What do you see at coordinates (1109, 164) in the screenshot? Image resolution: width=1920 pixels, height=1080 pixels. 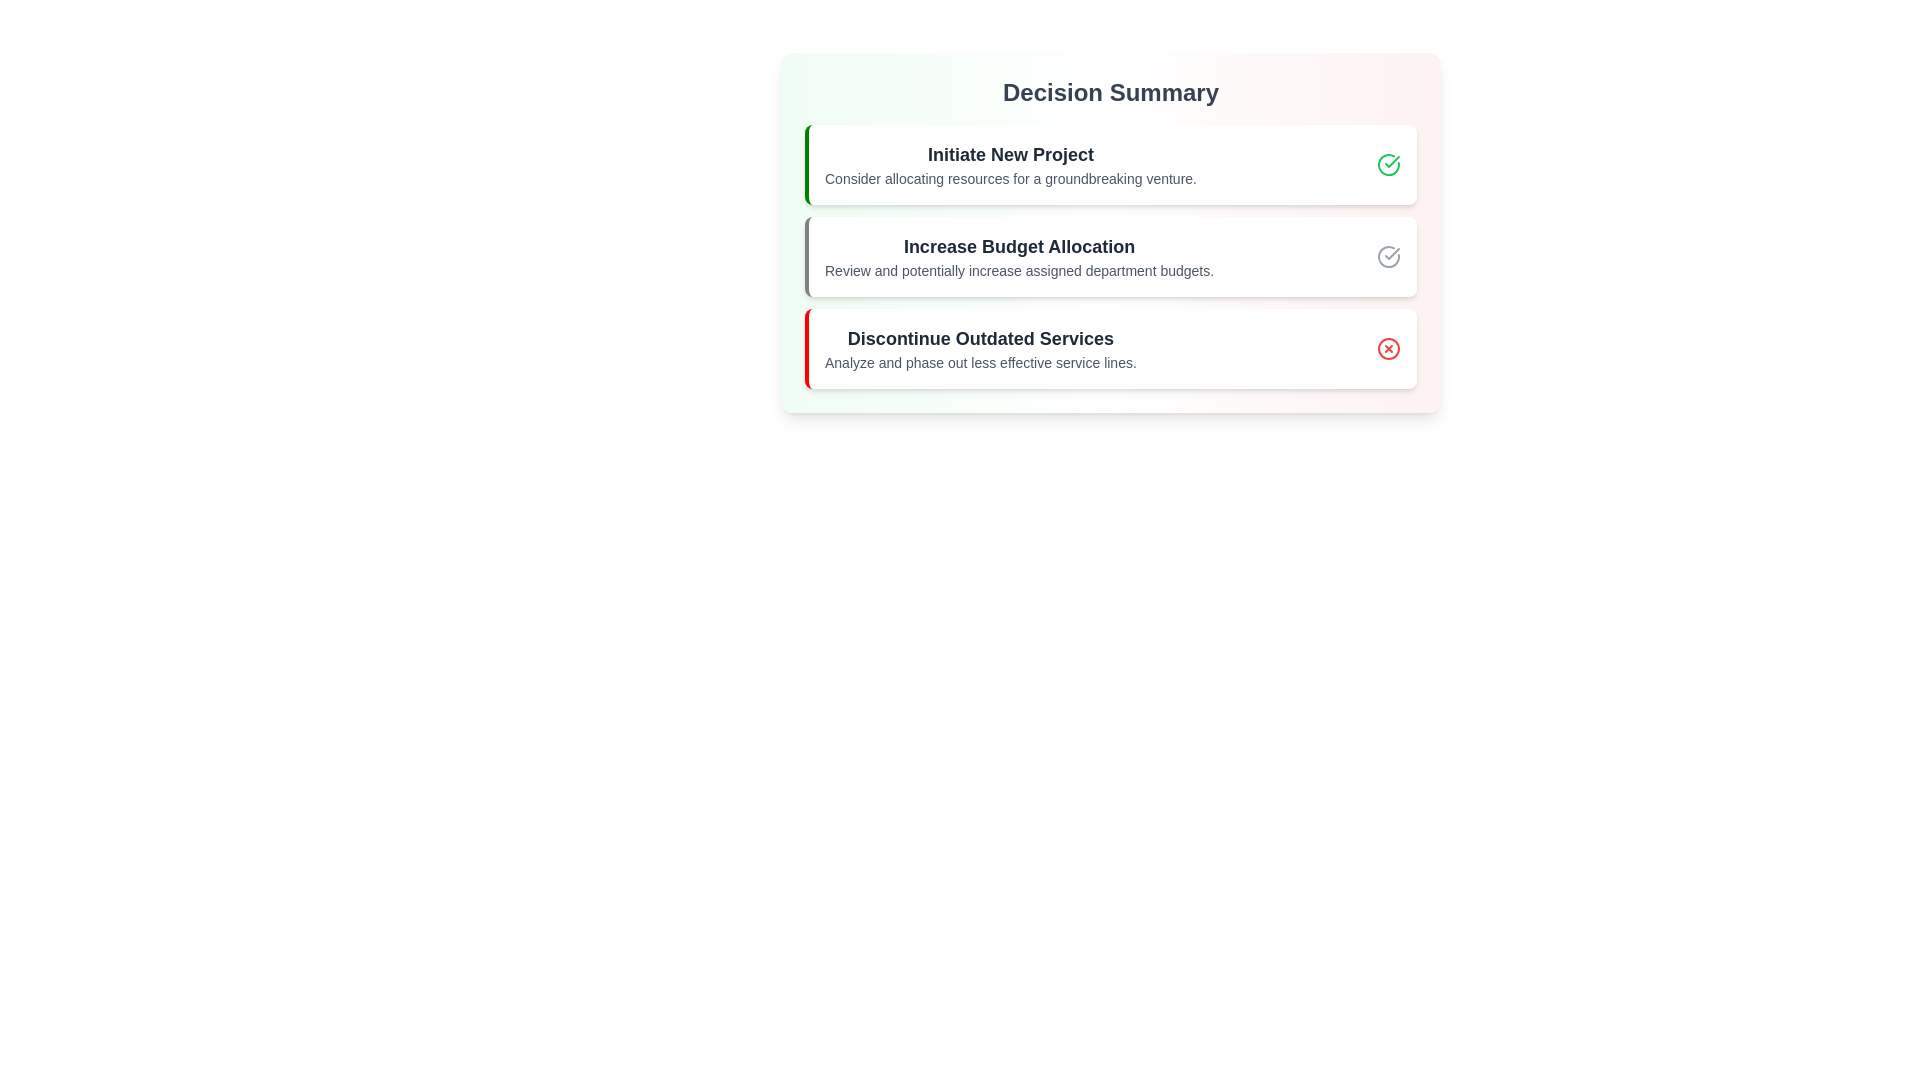 I see `the section Initiate New Project to emphasize its importance` at bounding box center [1109, 164].